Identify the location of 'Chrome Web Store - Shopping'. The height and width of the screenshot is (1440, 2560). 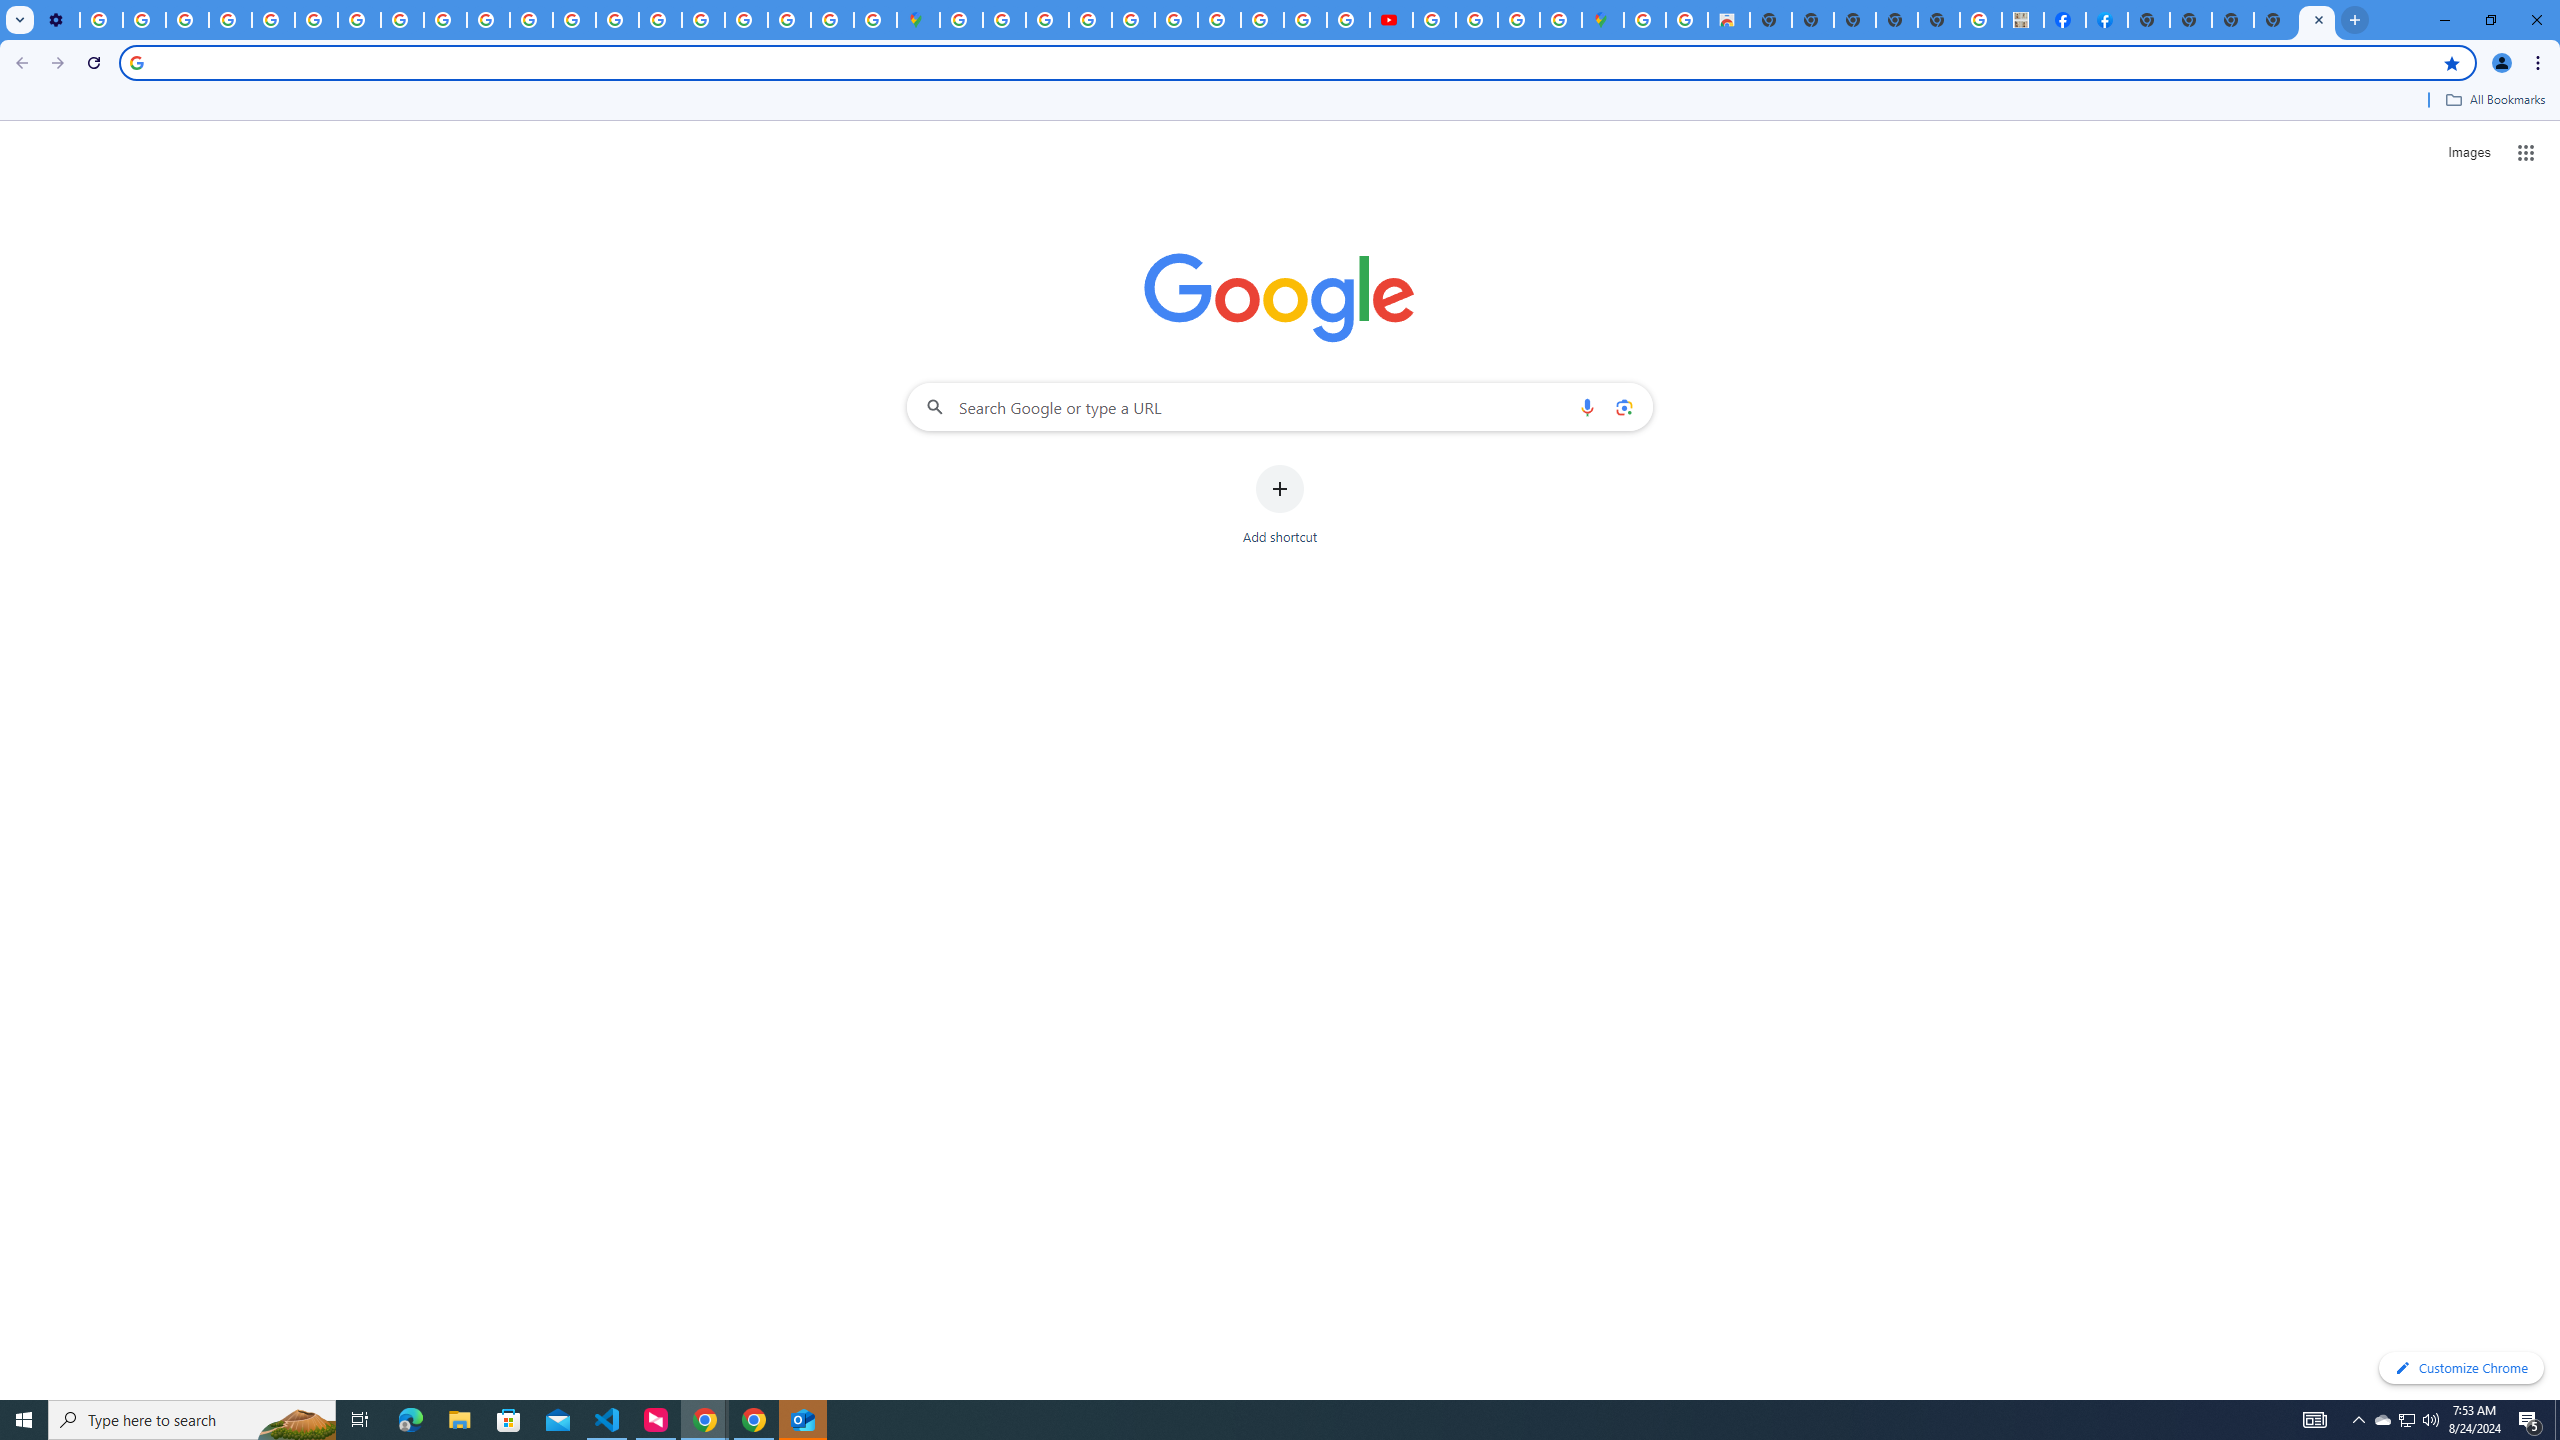
(1728, 19).